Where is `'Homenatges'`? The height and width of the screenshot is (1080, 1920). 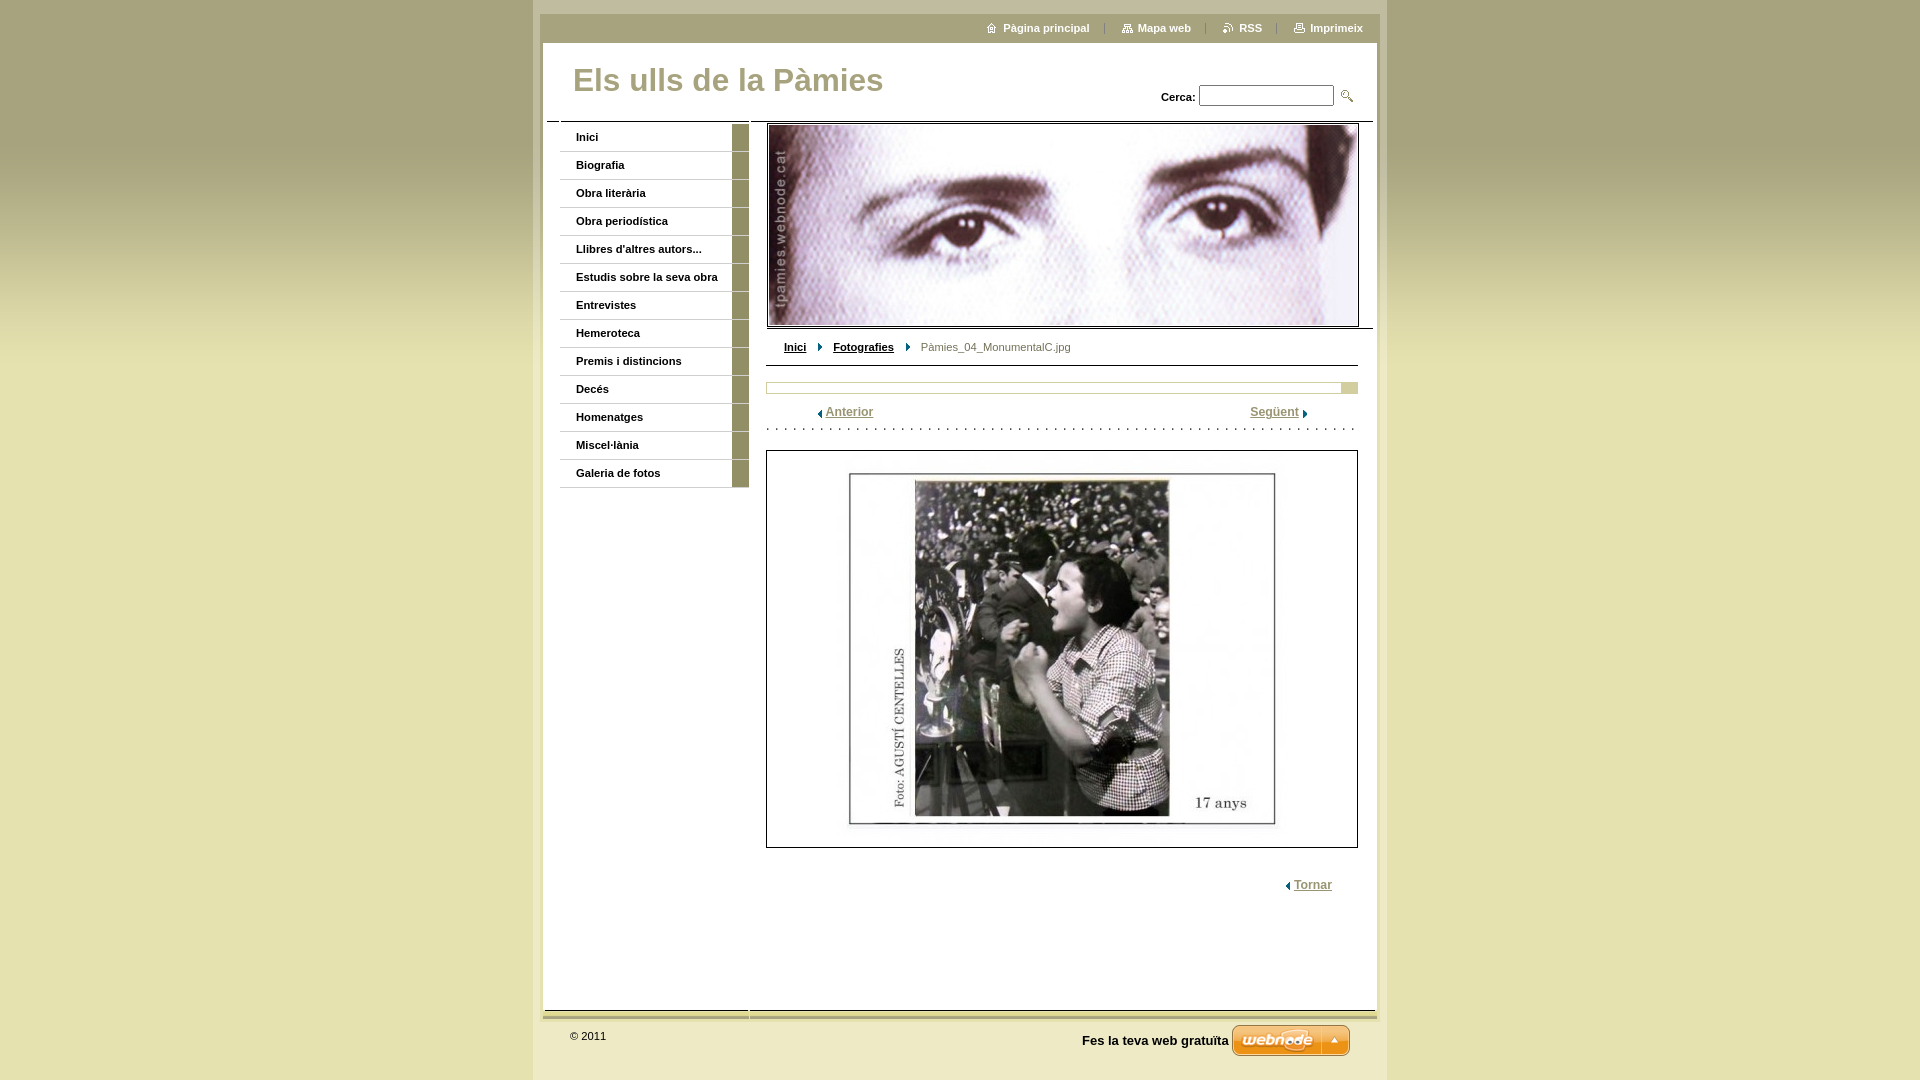 'Homenatges' is located at coordinates (646, 416).